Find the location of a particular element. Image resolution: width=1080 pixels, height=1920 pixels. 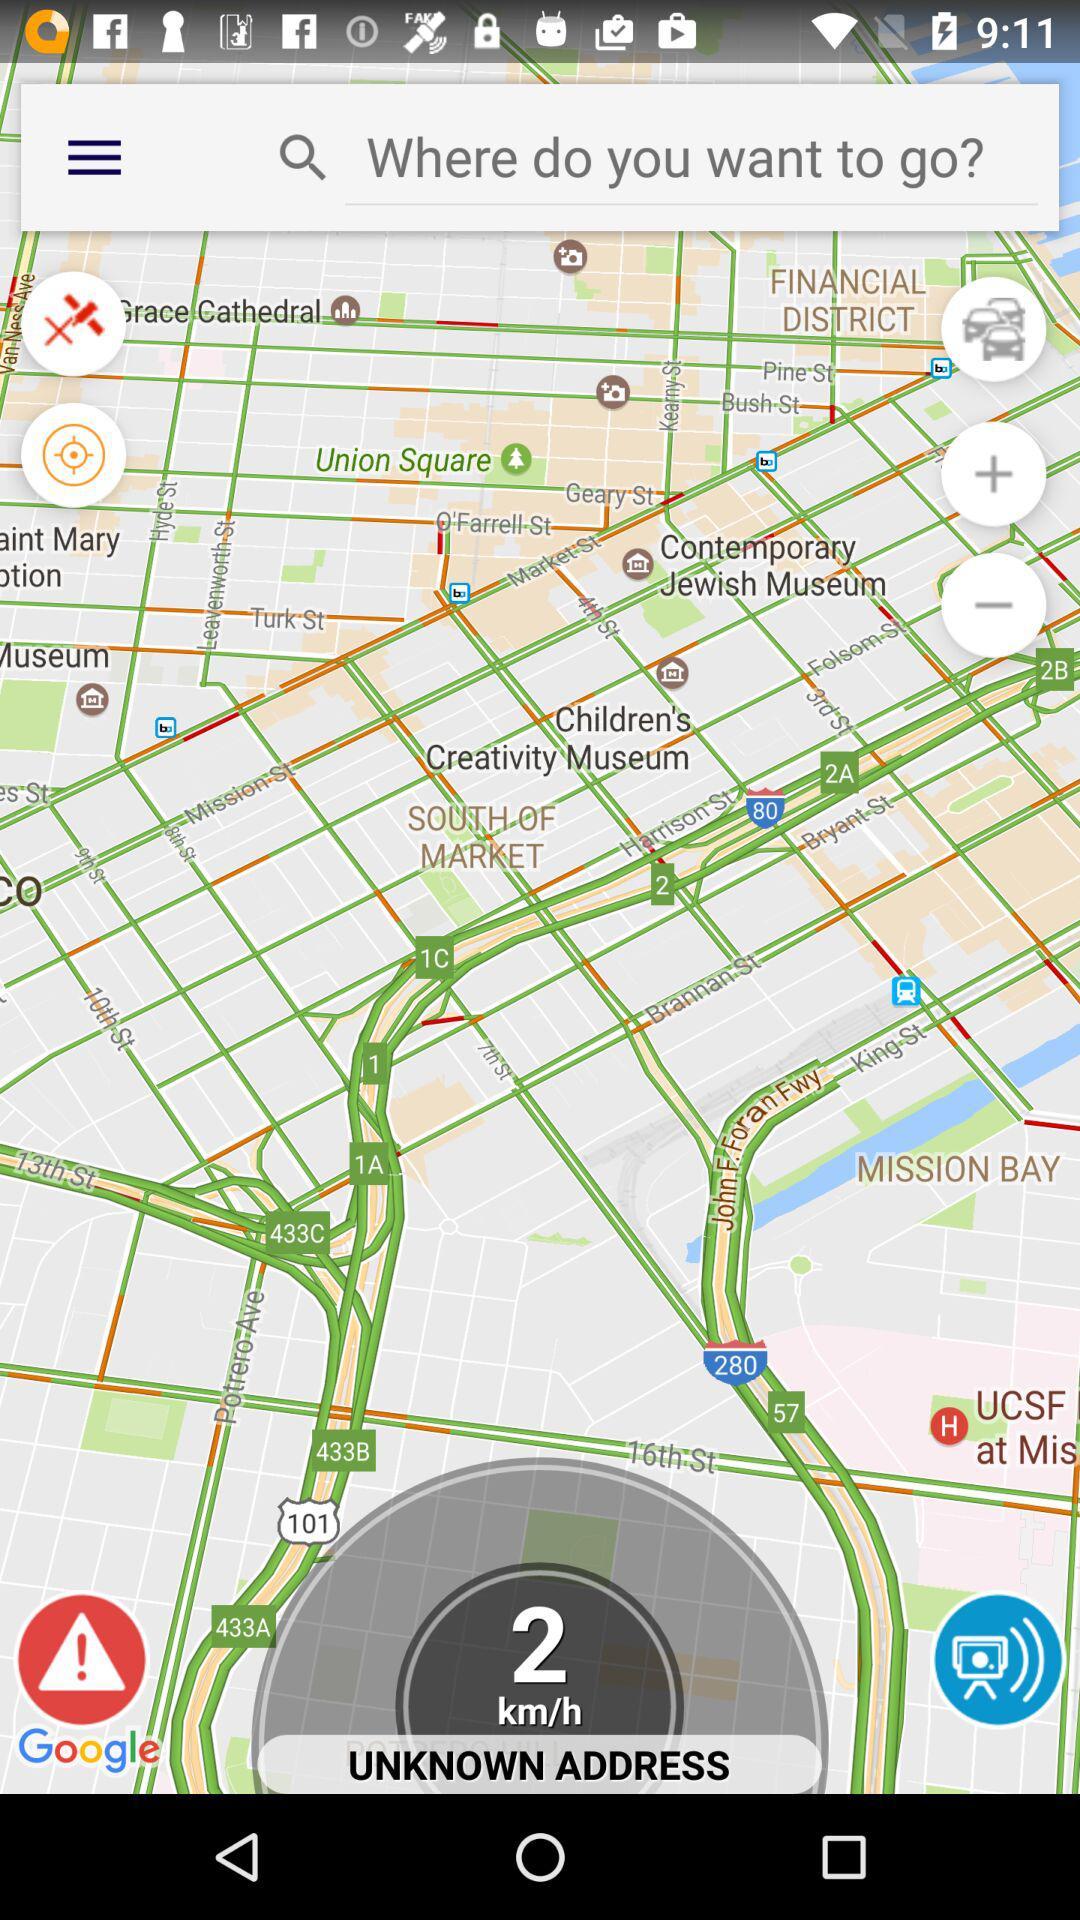

location is located at coordinates (690, 155).